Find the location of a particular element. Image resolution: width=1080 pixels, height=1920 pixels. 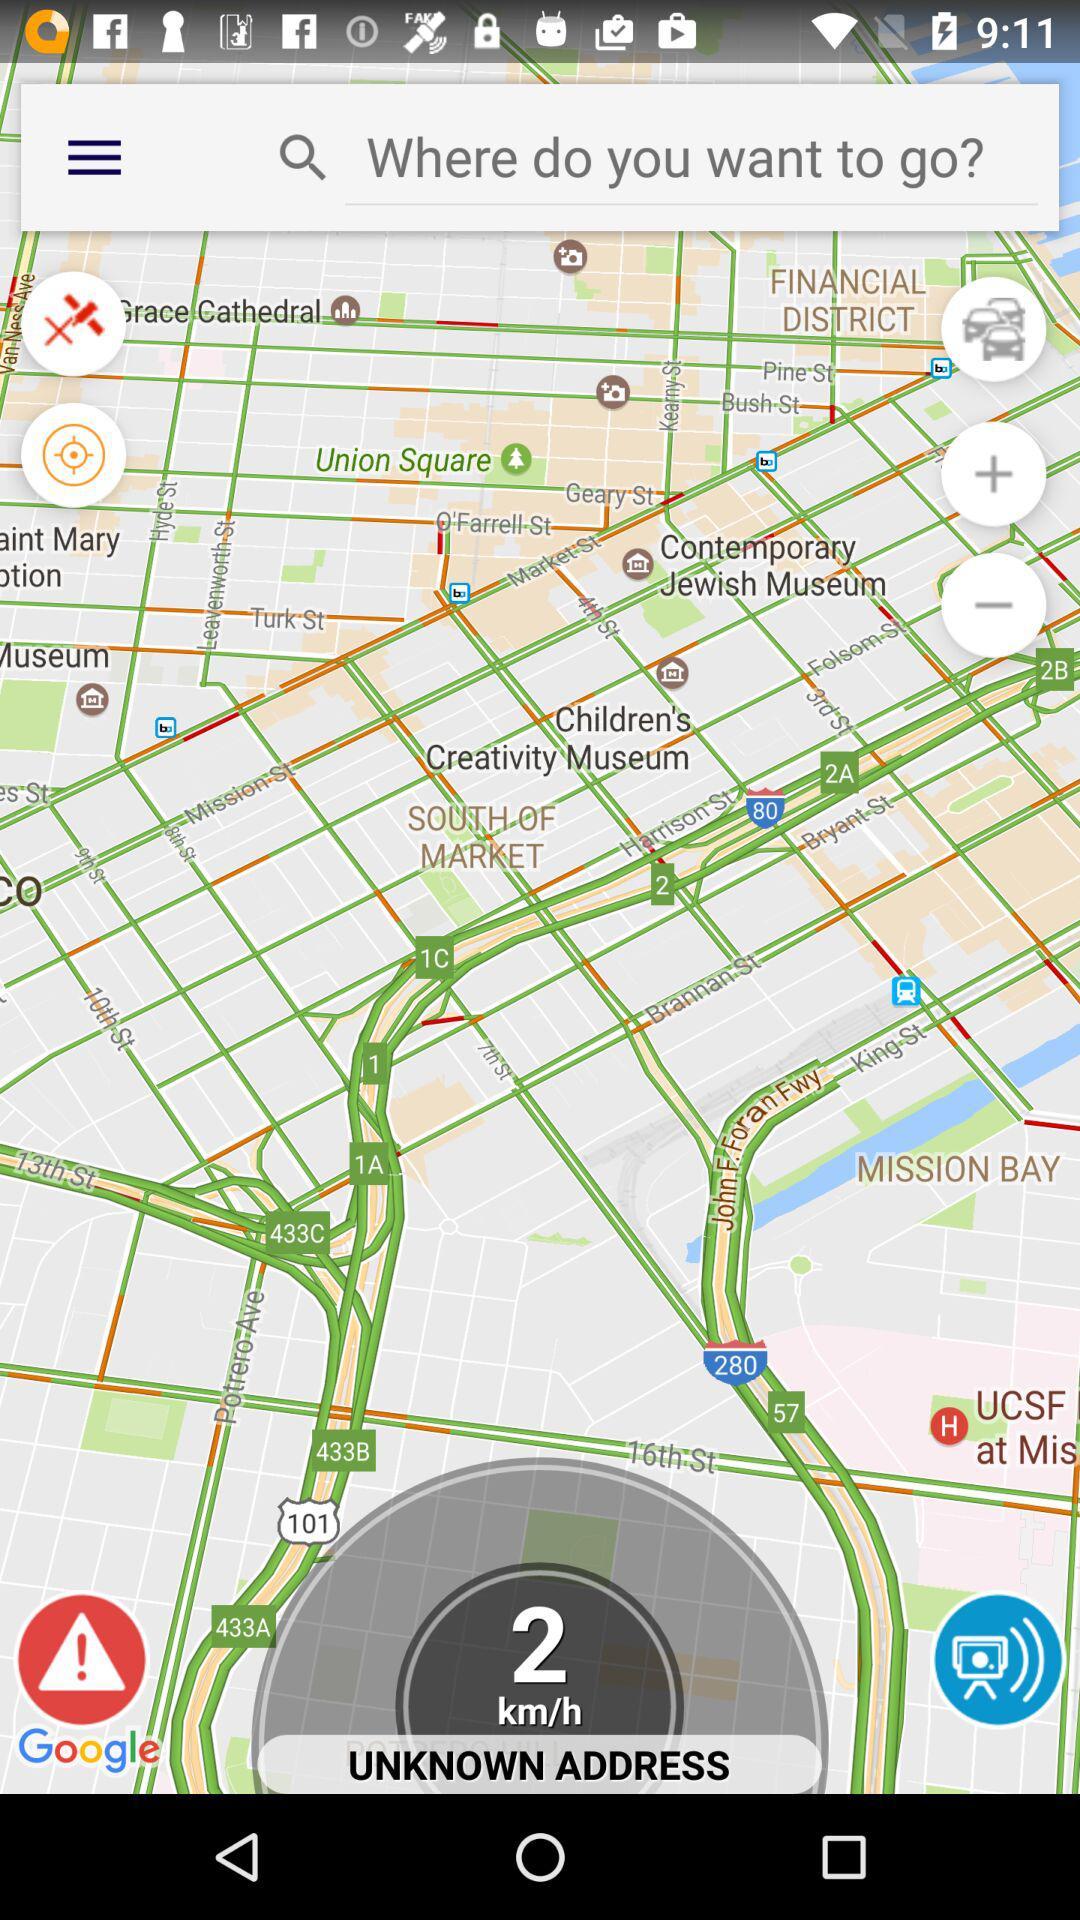

location is located at coordinates (690, 155).